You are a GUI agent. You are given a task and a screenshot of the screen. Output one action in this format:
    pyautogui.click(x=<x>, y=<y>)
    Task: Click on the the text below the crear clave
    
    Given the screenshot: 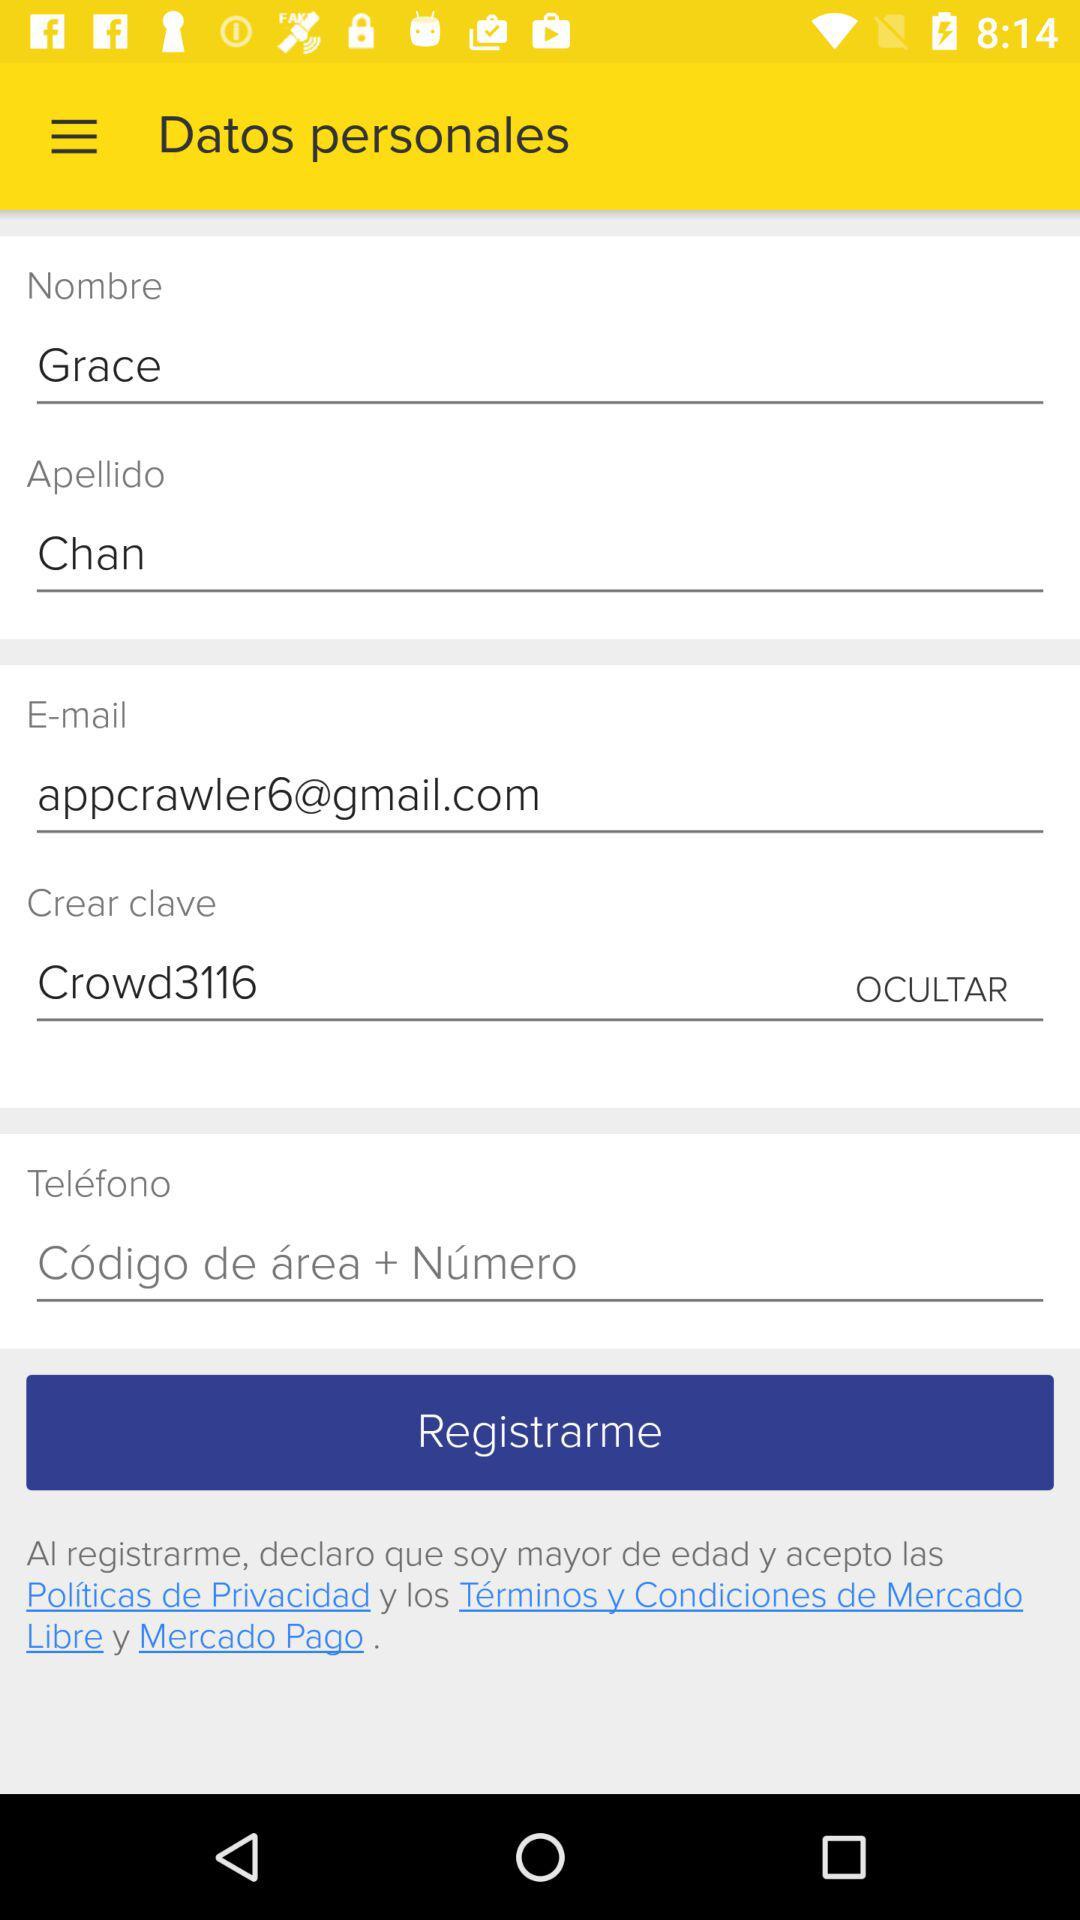 What is the action you would take?
    pyautogui.click(x=540, y=984)
    